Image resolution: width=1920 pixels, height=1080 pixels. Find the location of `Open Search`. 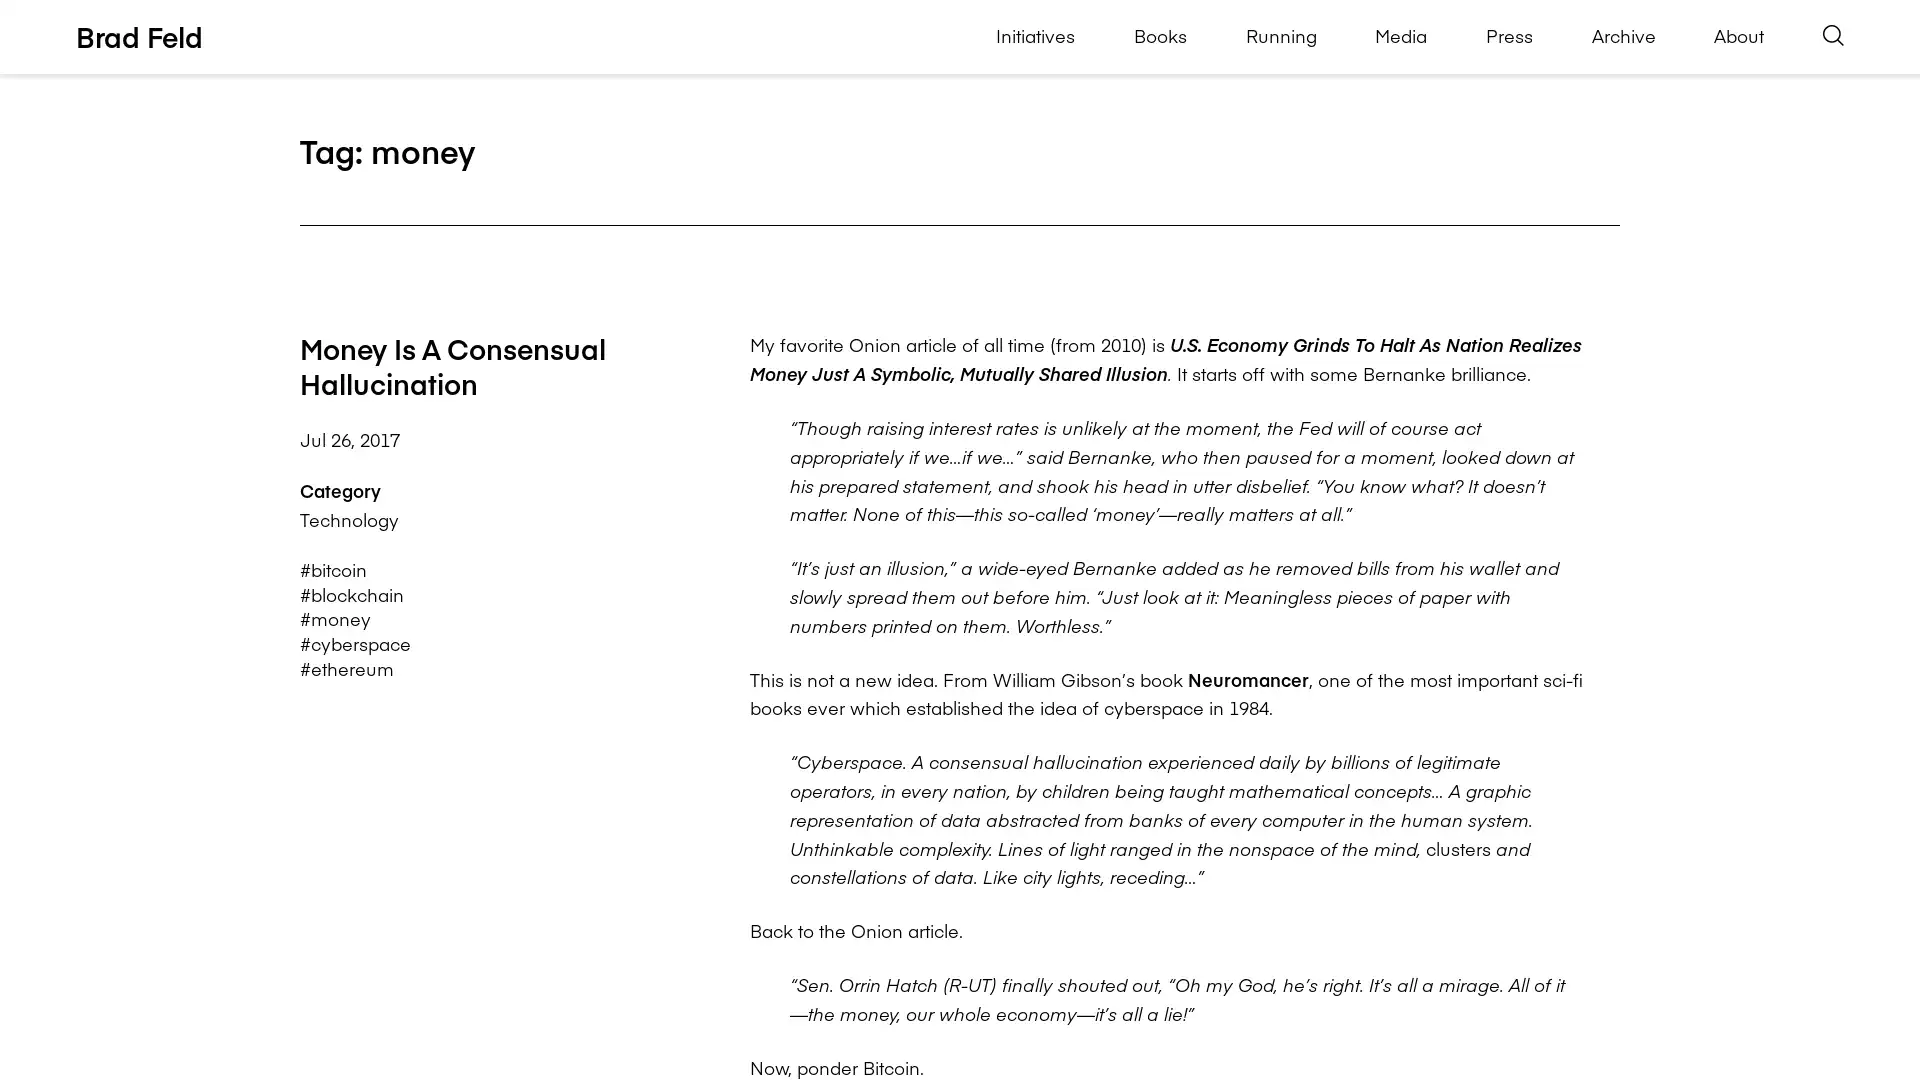

Open Search is located at coordinates (1833, 36).